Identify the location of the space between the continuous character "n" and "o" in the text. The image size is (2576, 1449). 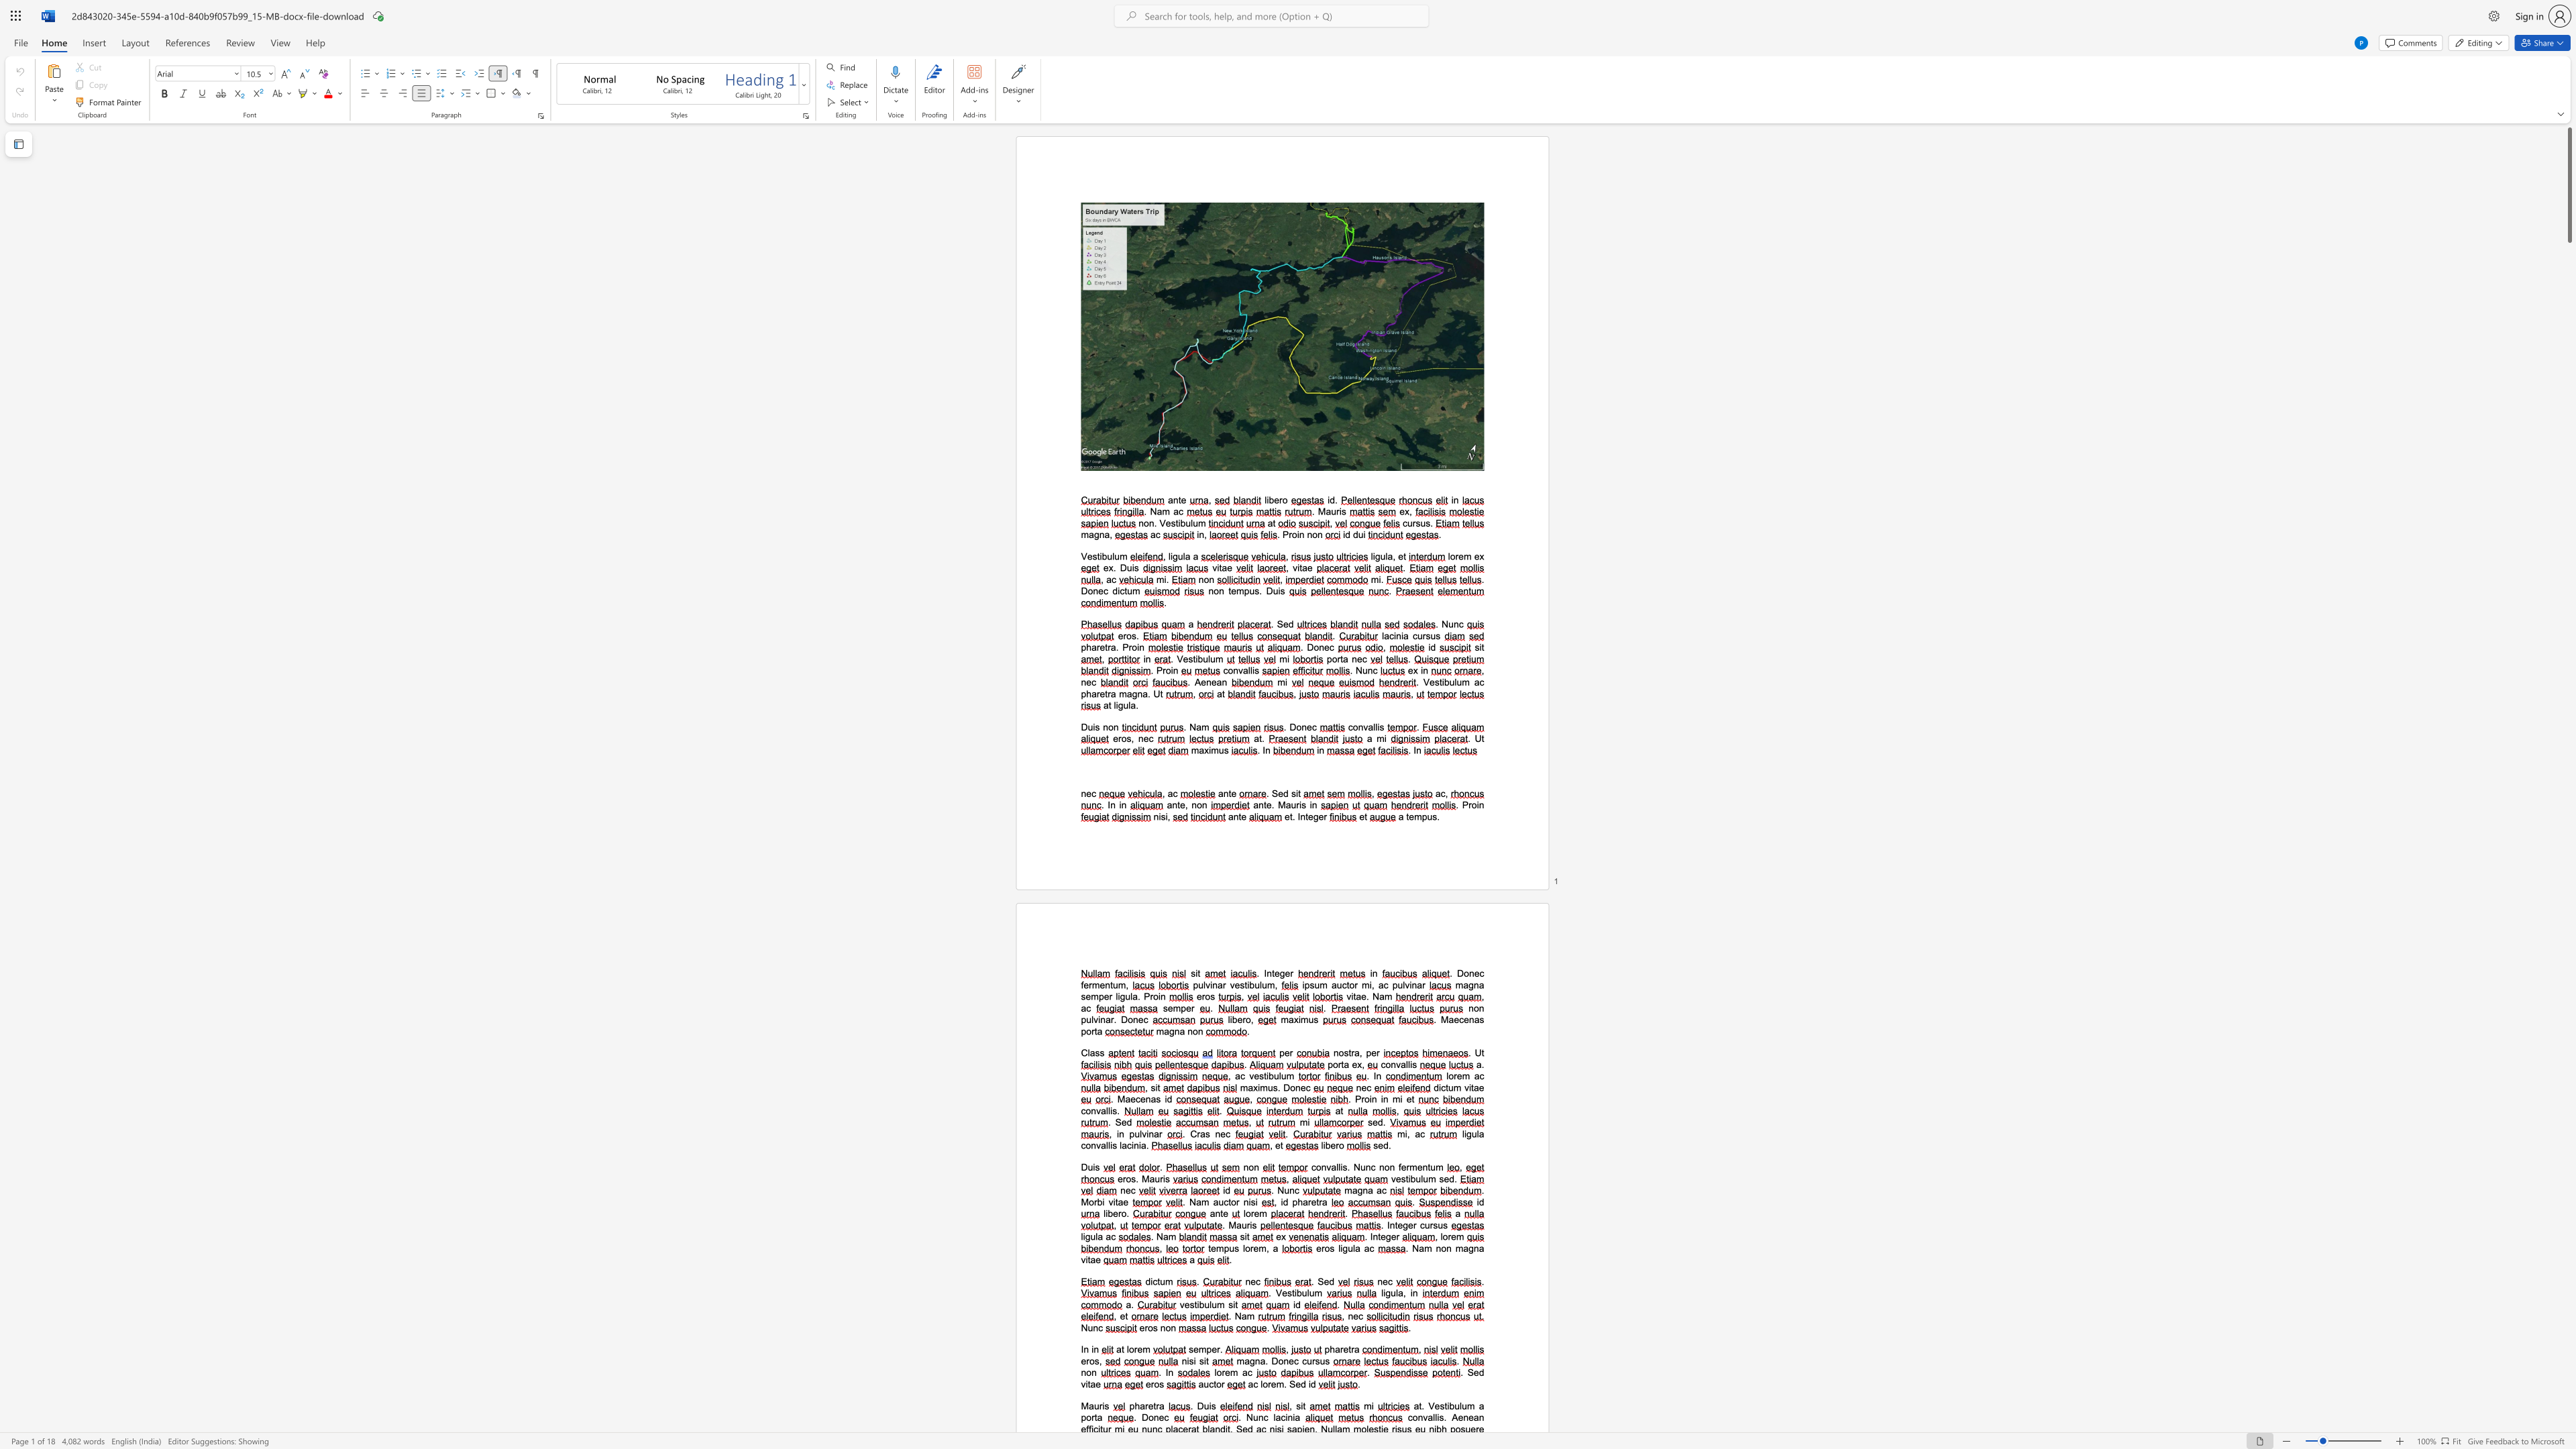
(1440, 1248).